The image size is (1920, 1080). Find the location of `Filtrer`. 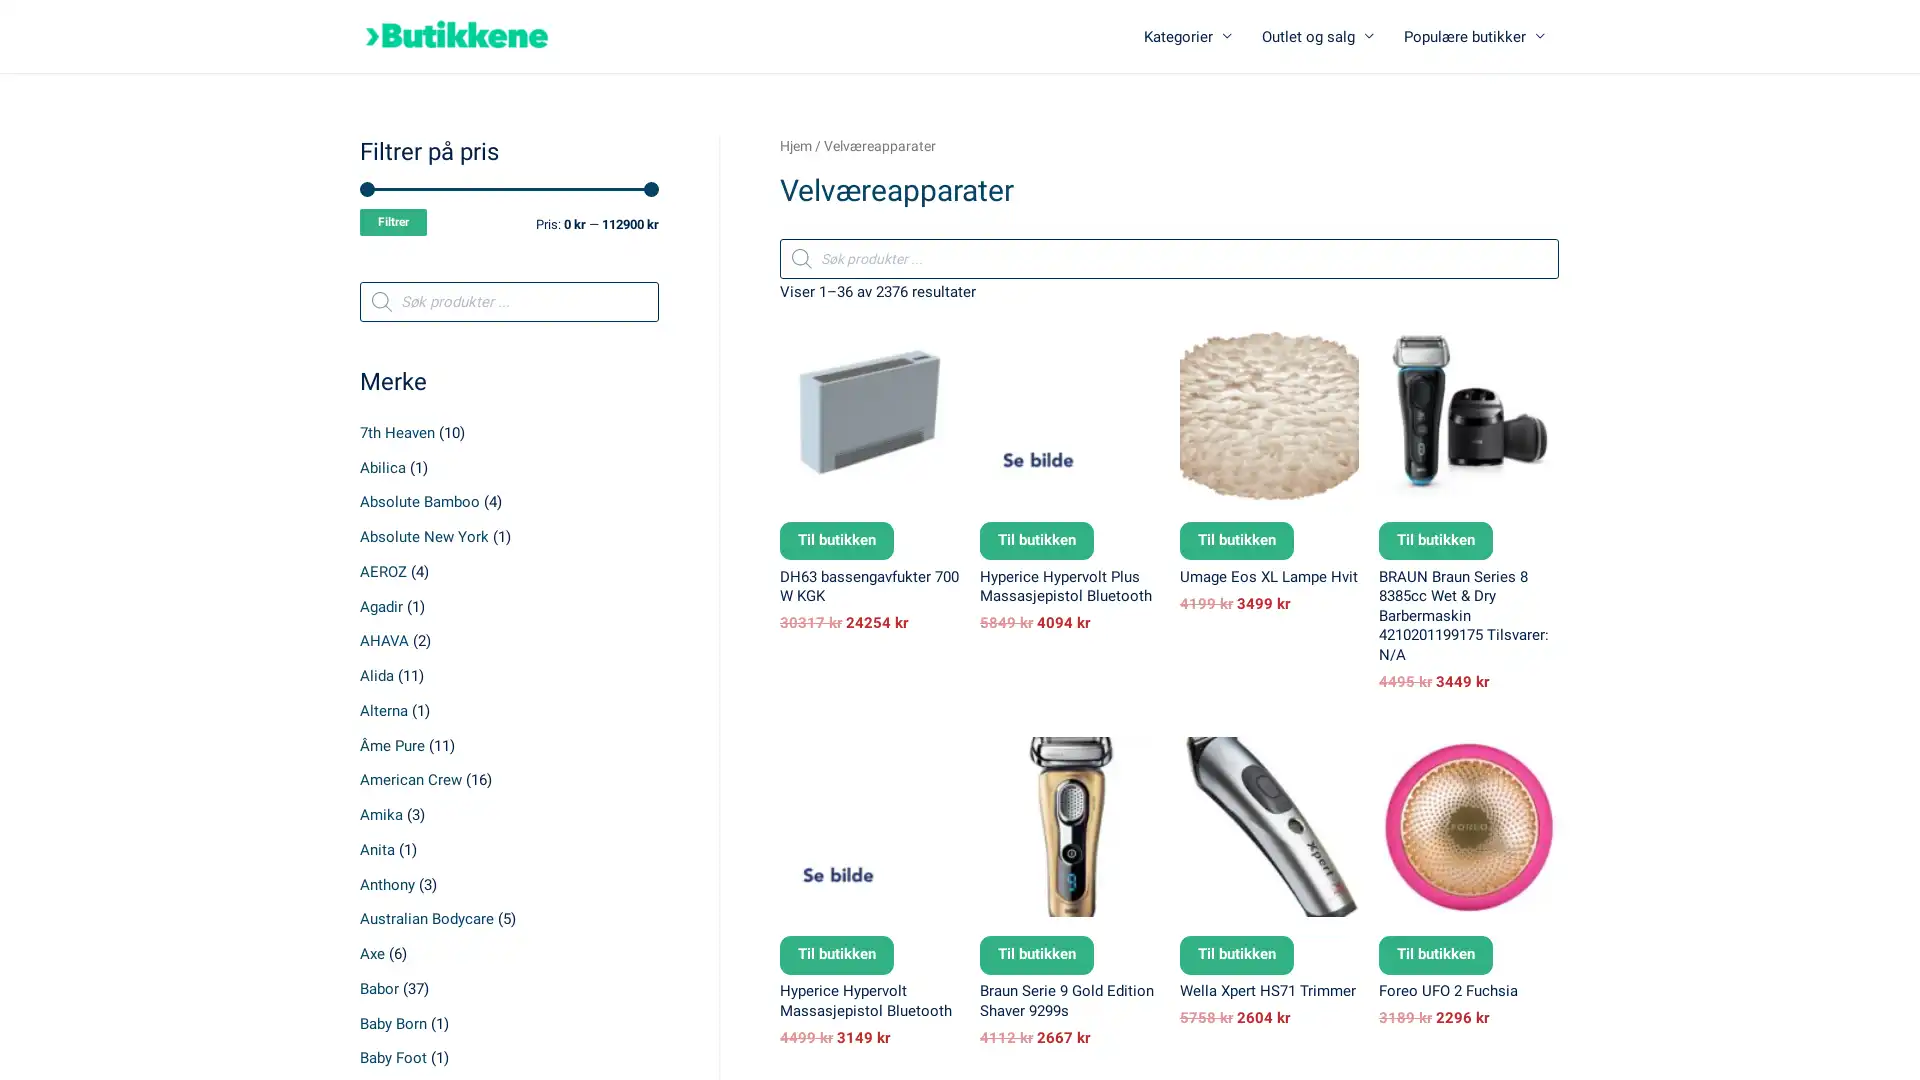

Filtrer is located at coordinates (393, 222).